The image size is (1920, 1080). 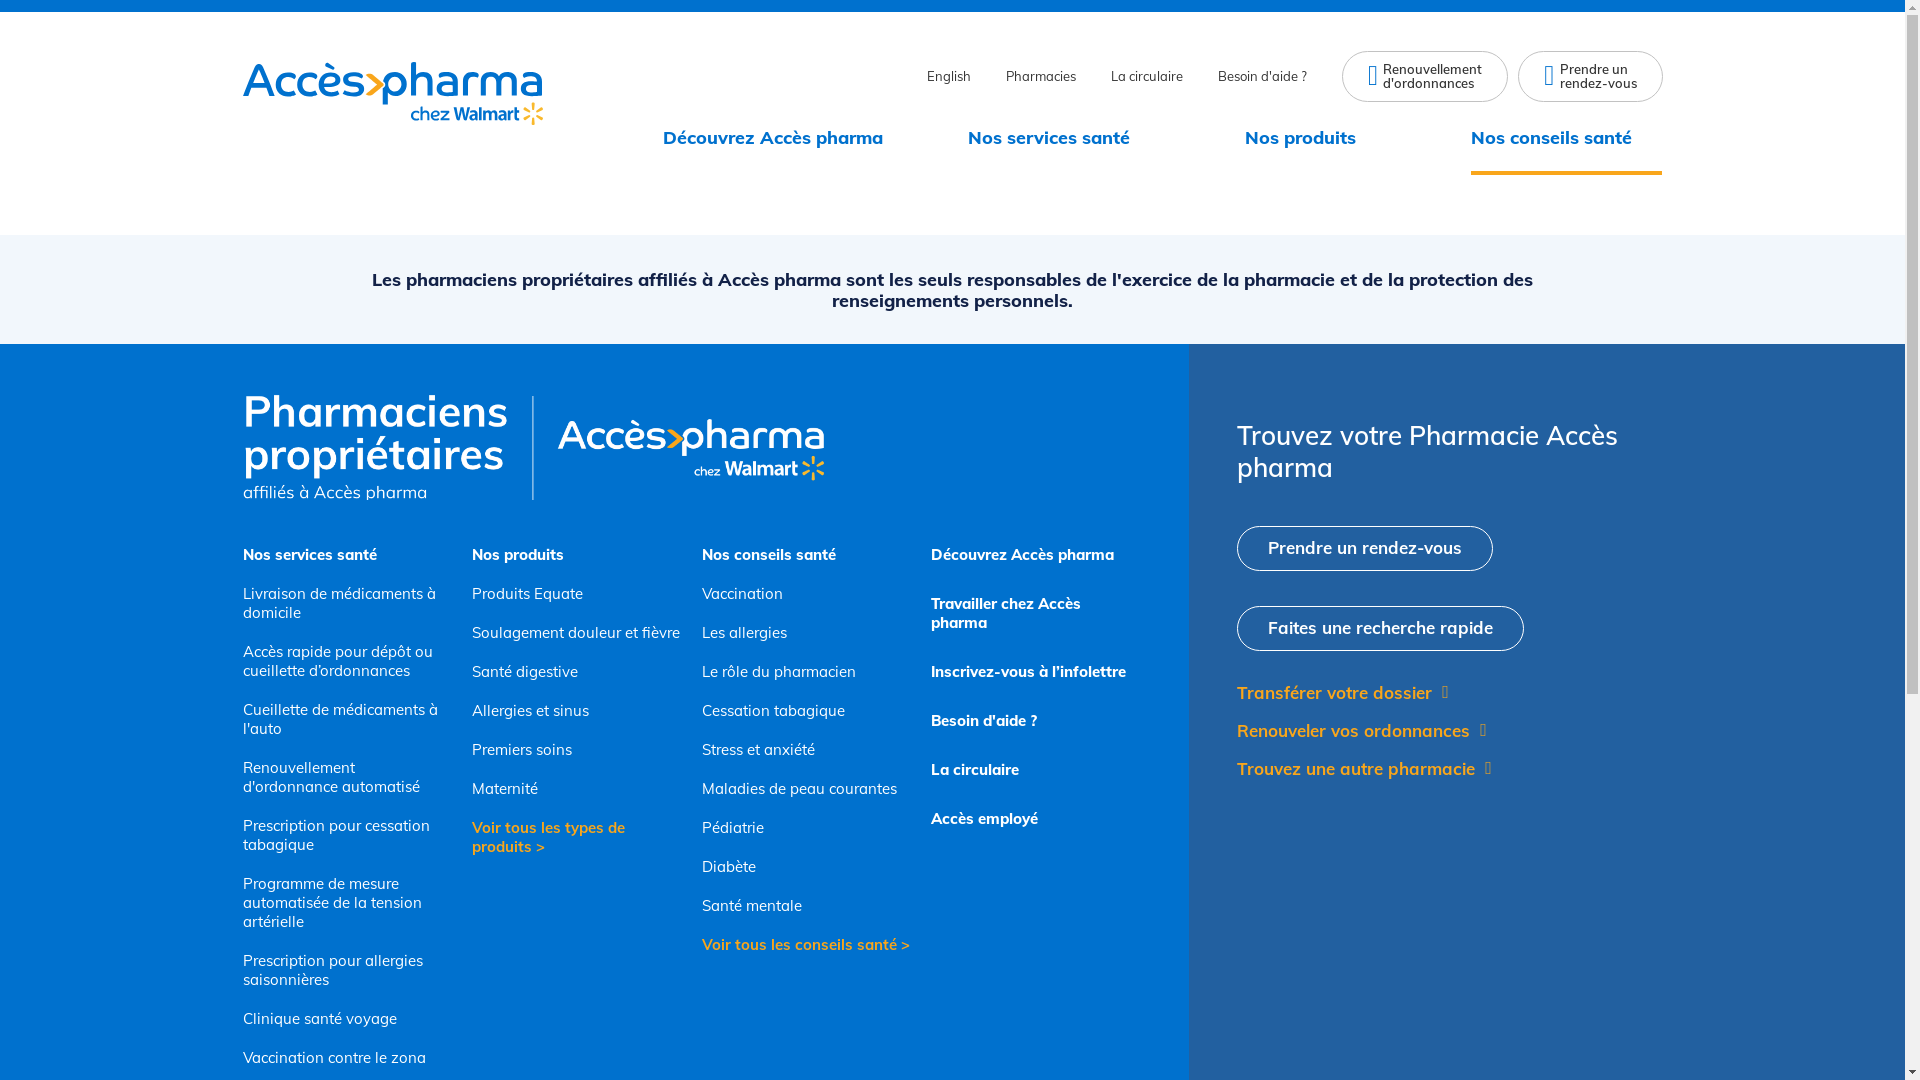 I want to click on 'Faites une recherche rapide', so click(x=1379, y=627).